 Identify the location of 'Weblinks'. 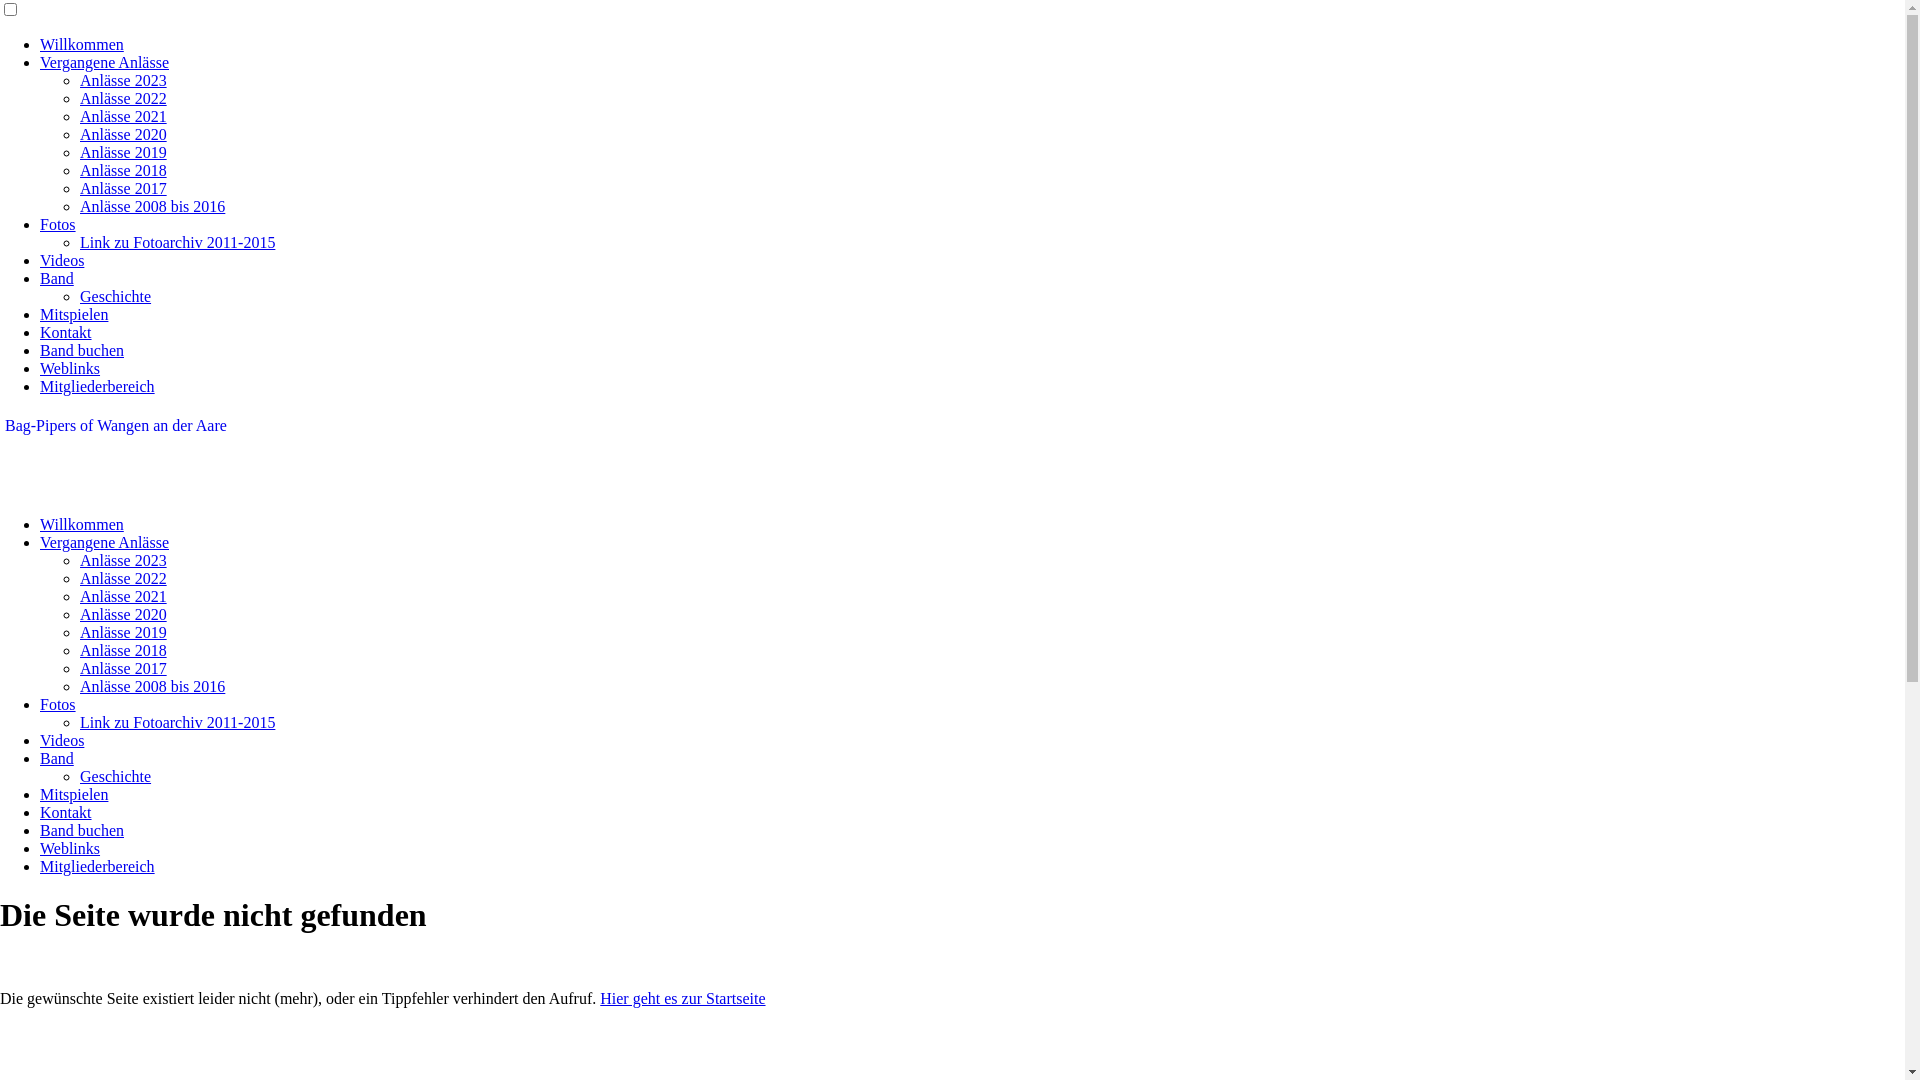
(39, 848).